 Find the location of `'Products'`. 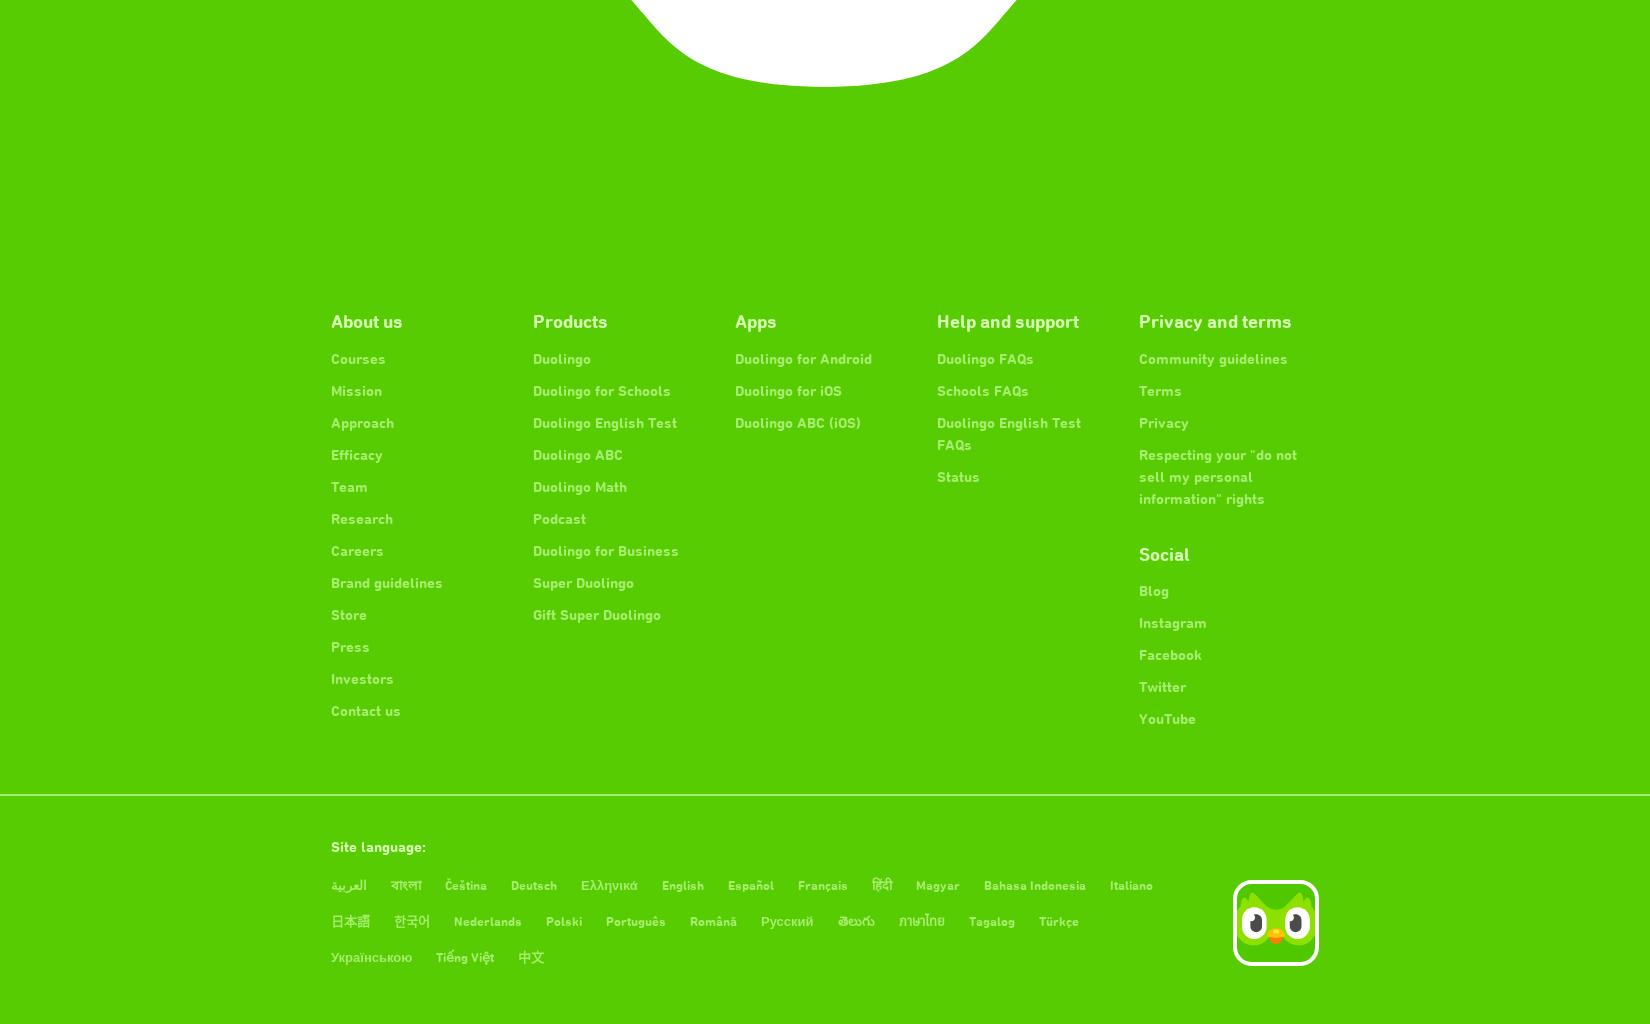

'Products' is located at coordinates (569, 319).